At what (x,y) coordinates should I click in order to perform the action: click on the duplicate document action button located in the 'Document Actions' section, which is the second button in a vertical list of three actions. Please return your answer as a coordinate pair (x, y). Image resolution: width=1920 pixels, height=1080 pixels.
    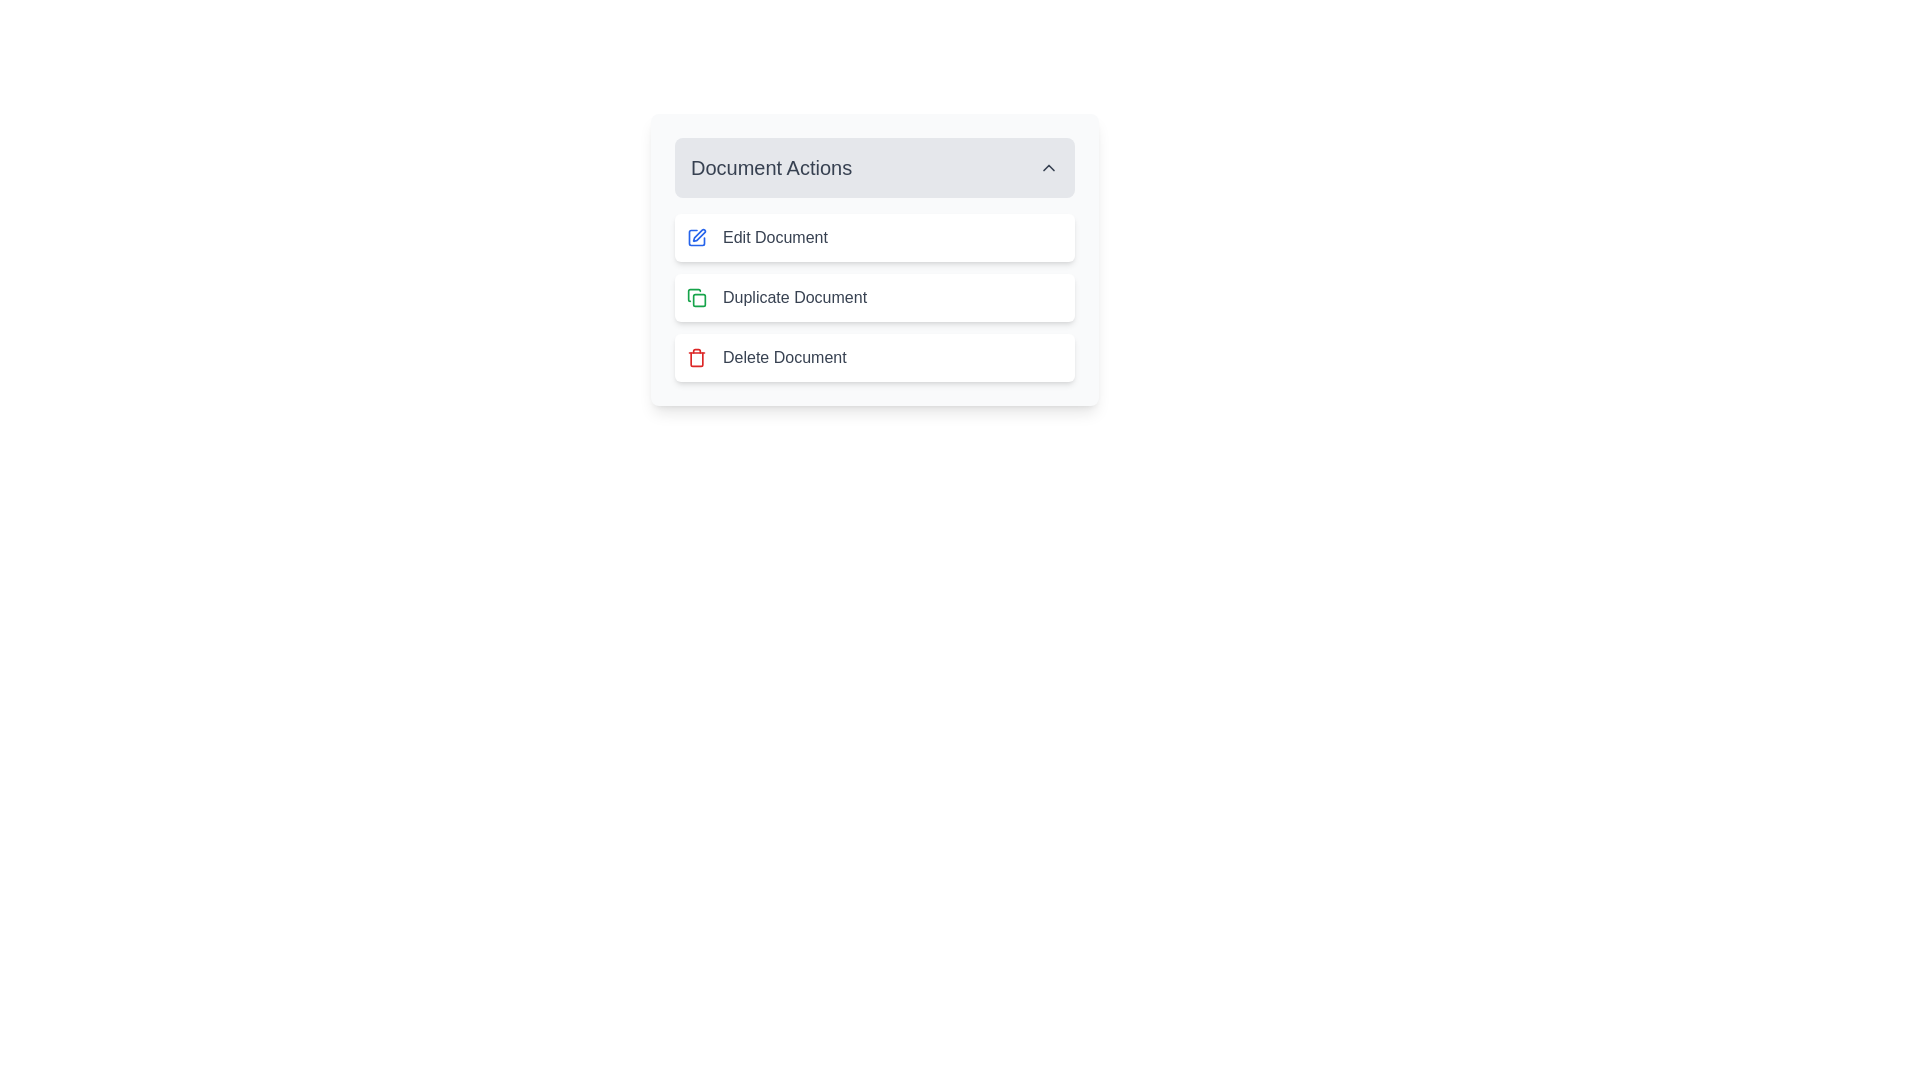
    Looking at the image, I should click on (874, 297).